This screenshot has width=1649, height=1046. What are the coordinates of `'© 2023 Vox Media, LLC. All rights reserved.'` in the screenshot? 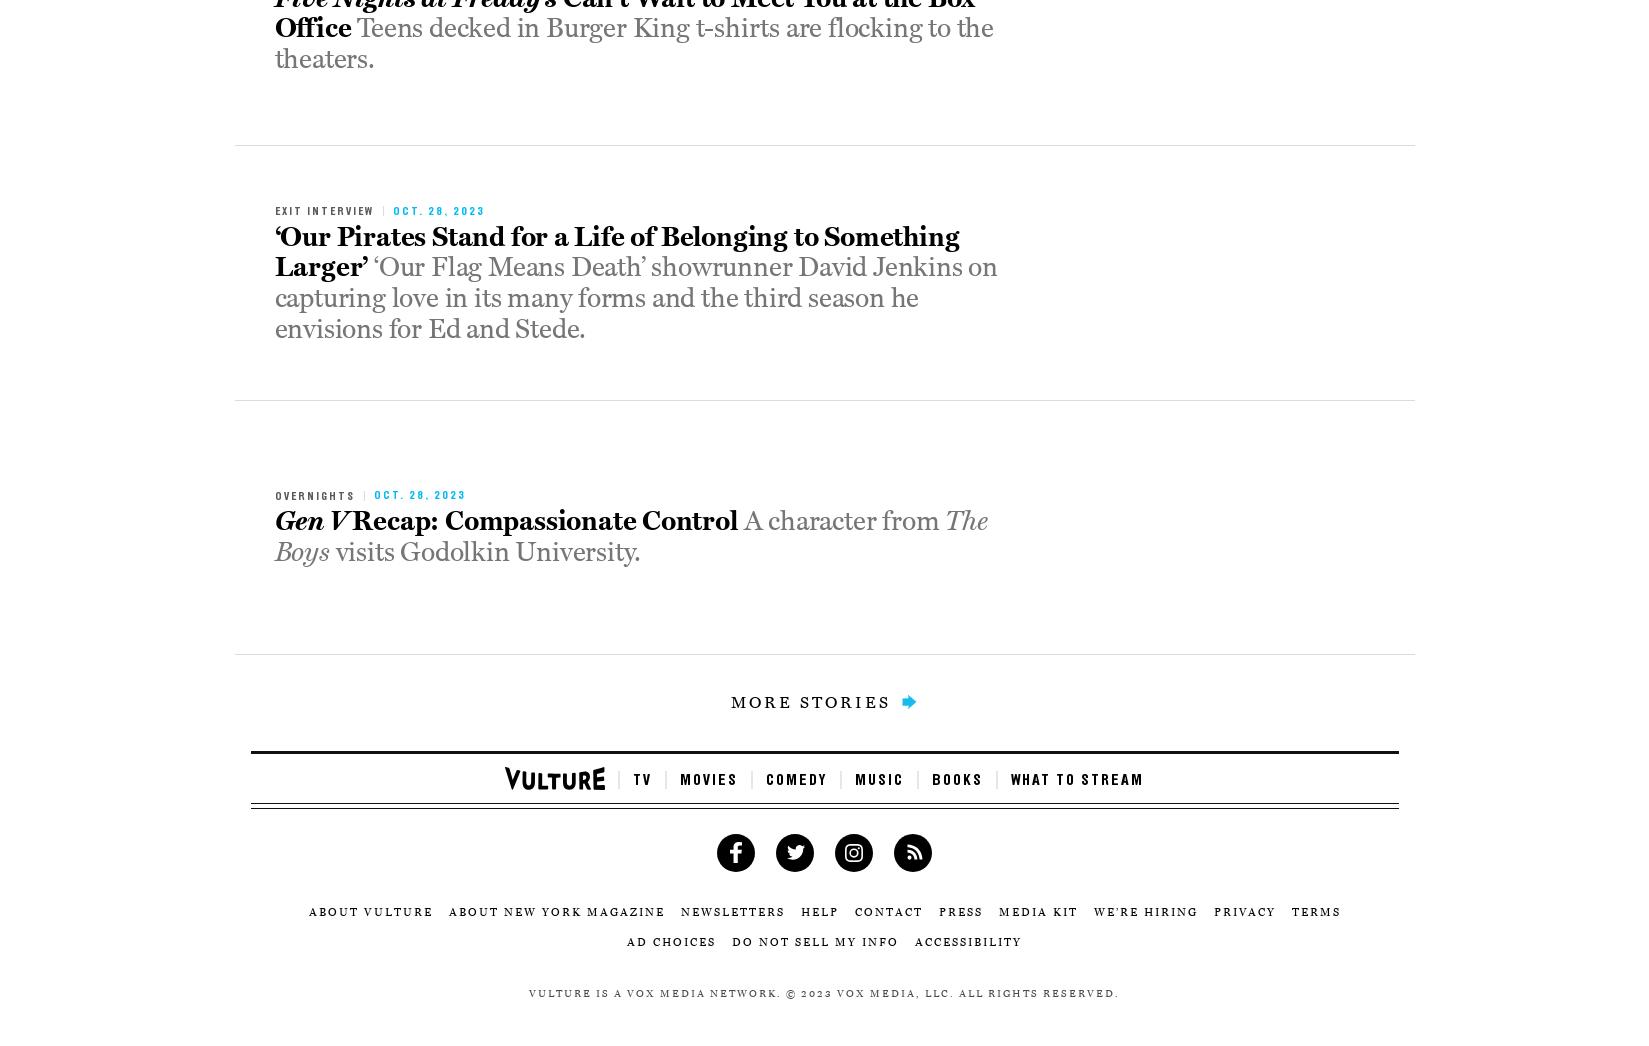 It's located at (786, 991).